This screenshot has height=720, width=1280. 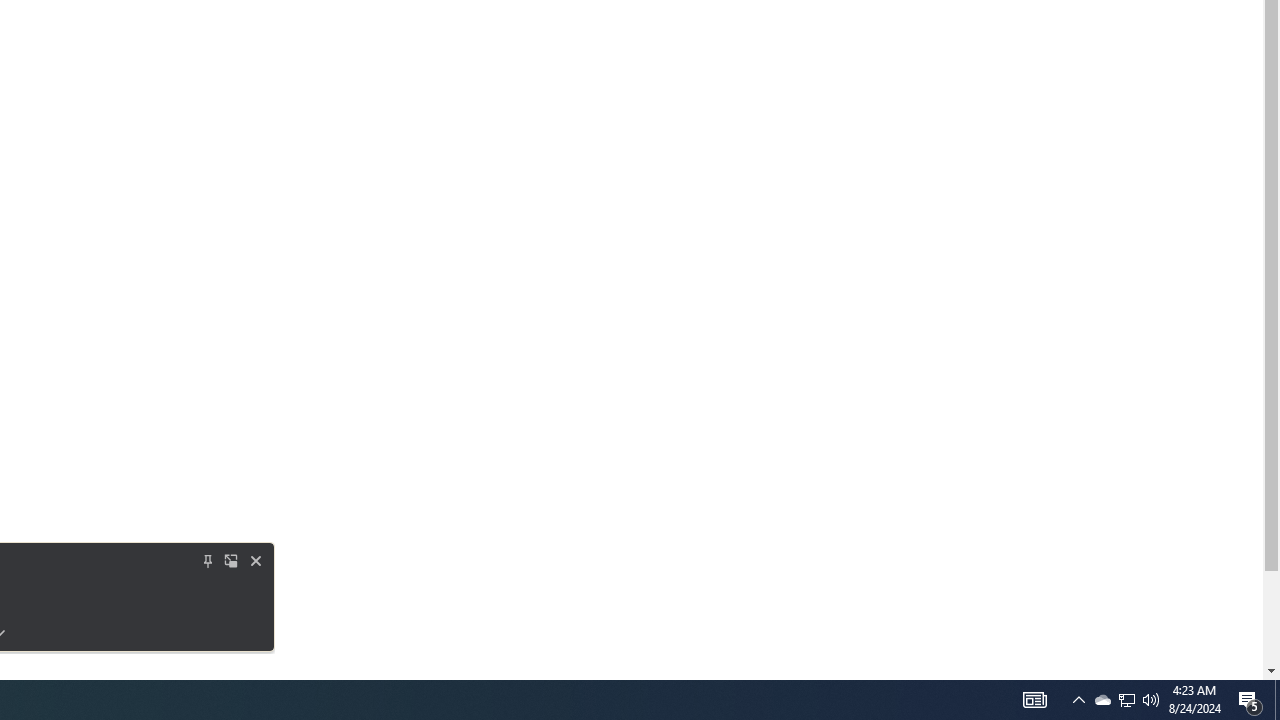 I want to click on 'Q2790: 100%', so click(x=1151, y=698).